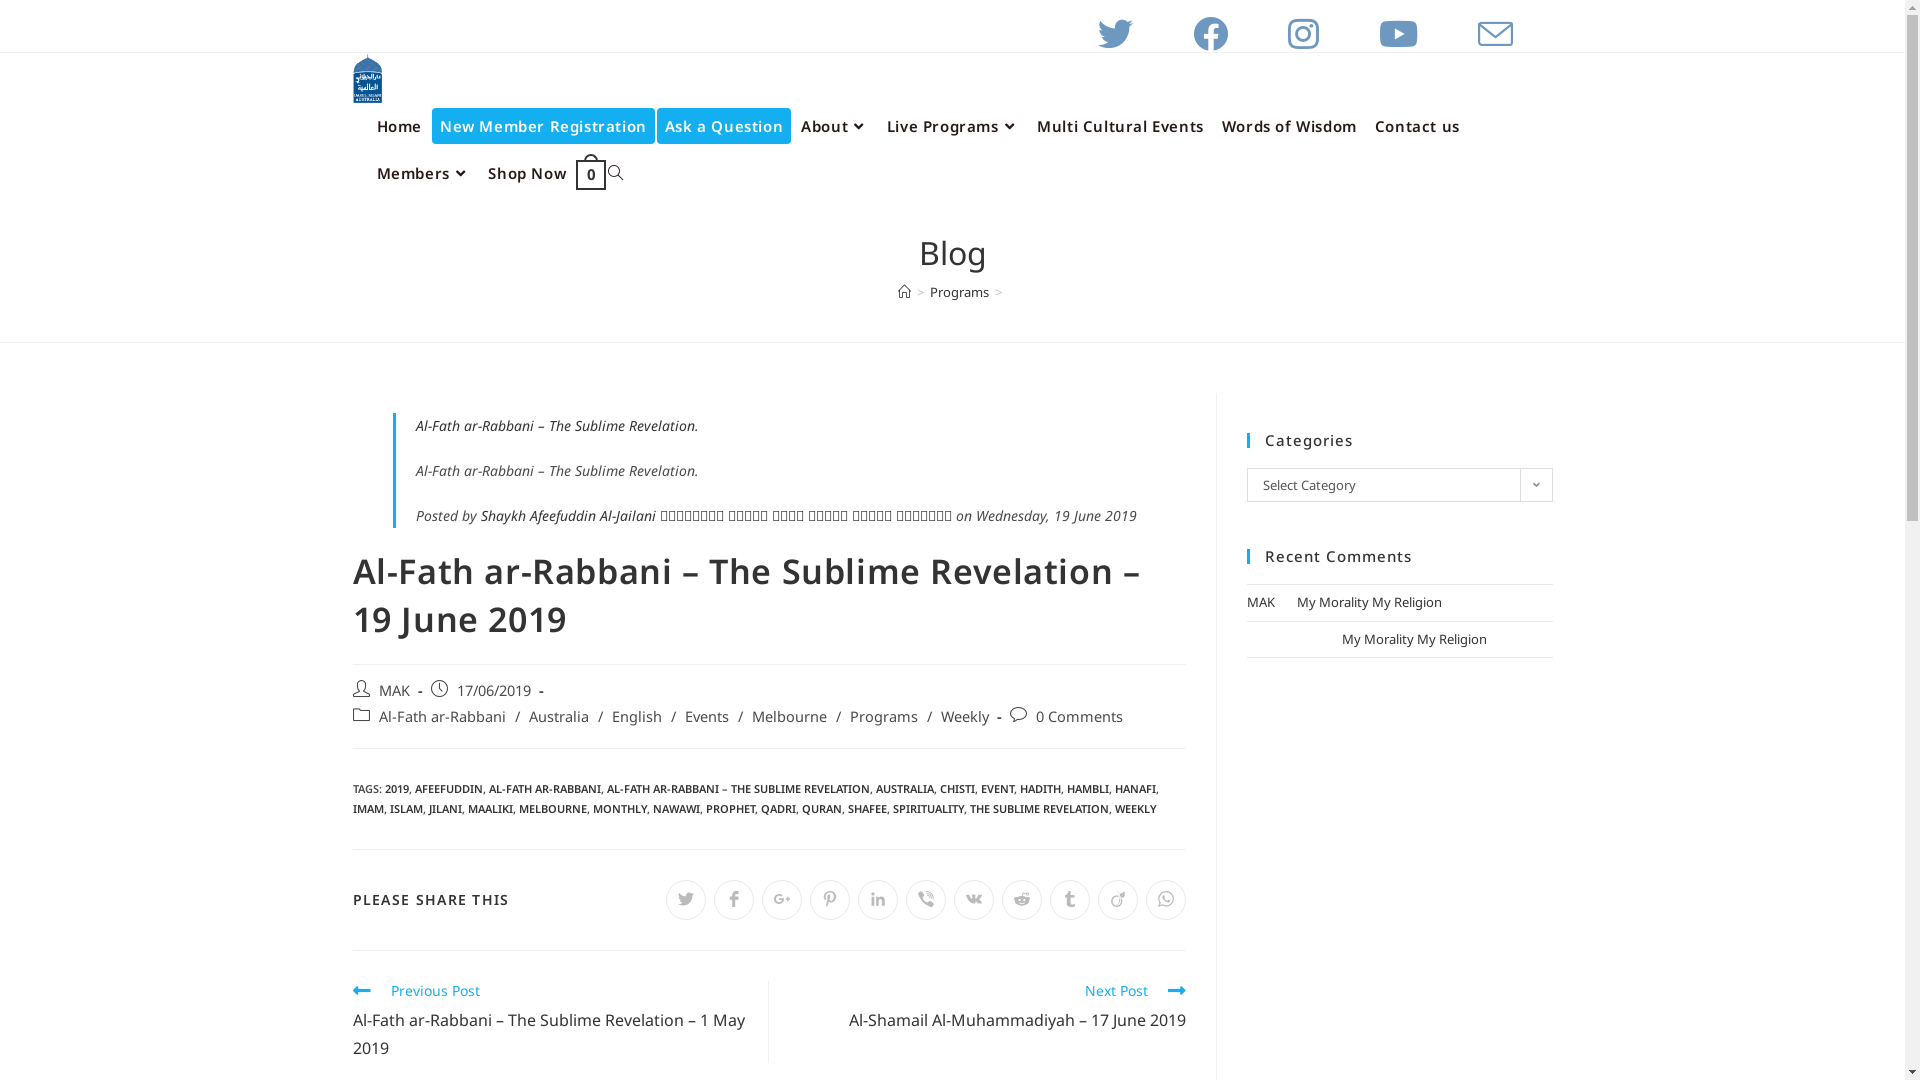  What do you see at coordinates (1078, 715) in the screenshot?
I see `'0 Comments'` at bounding box center [1078, 715].